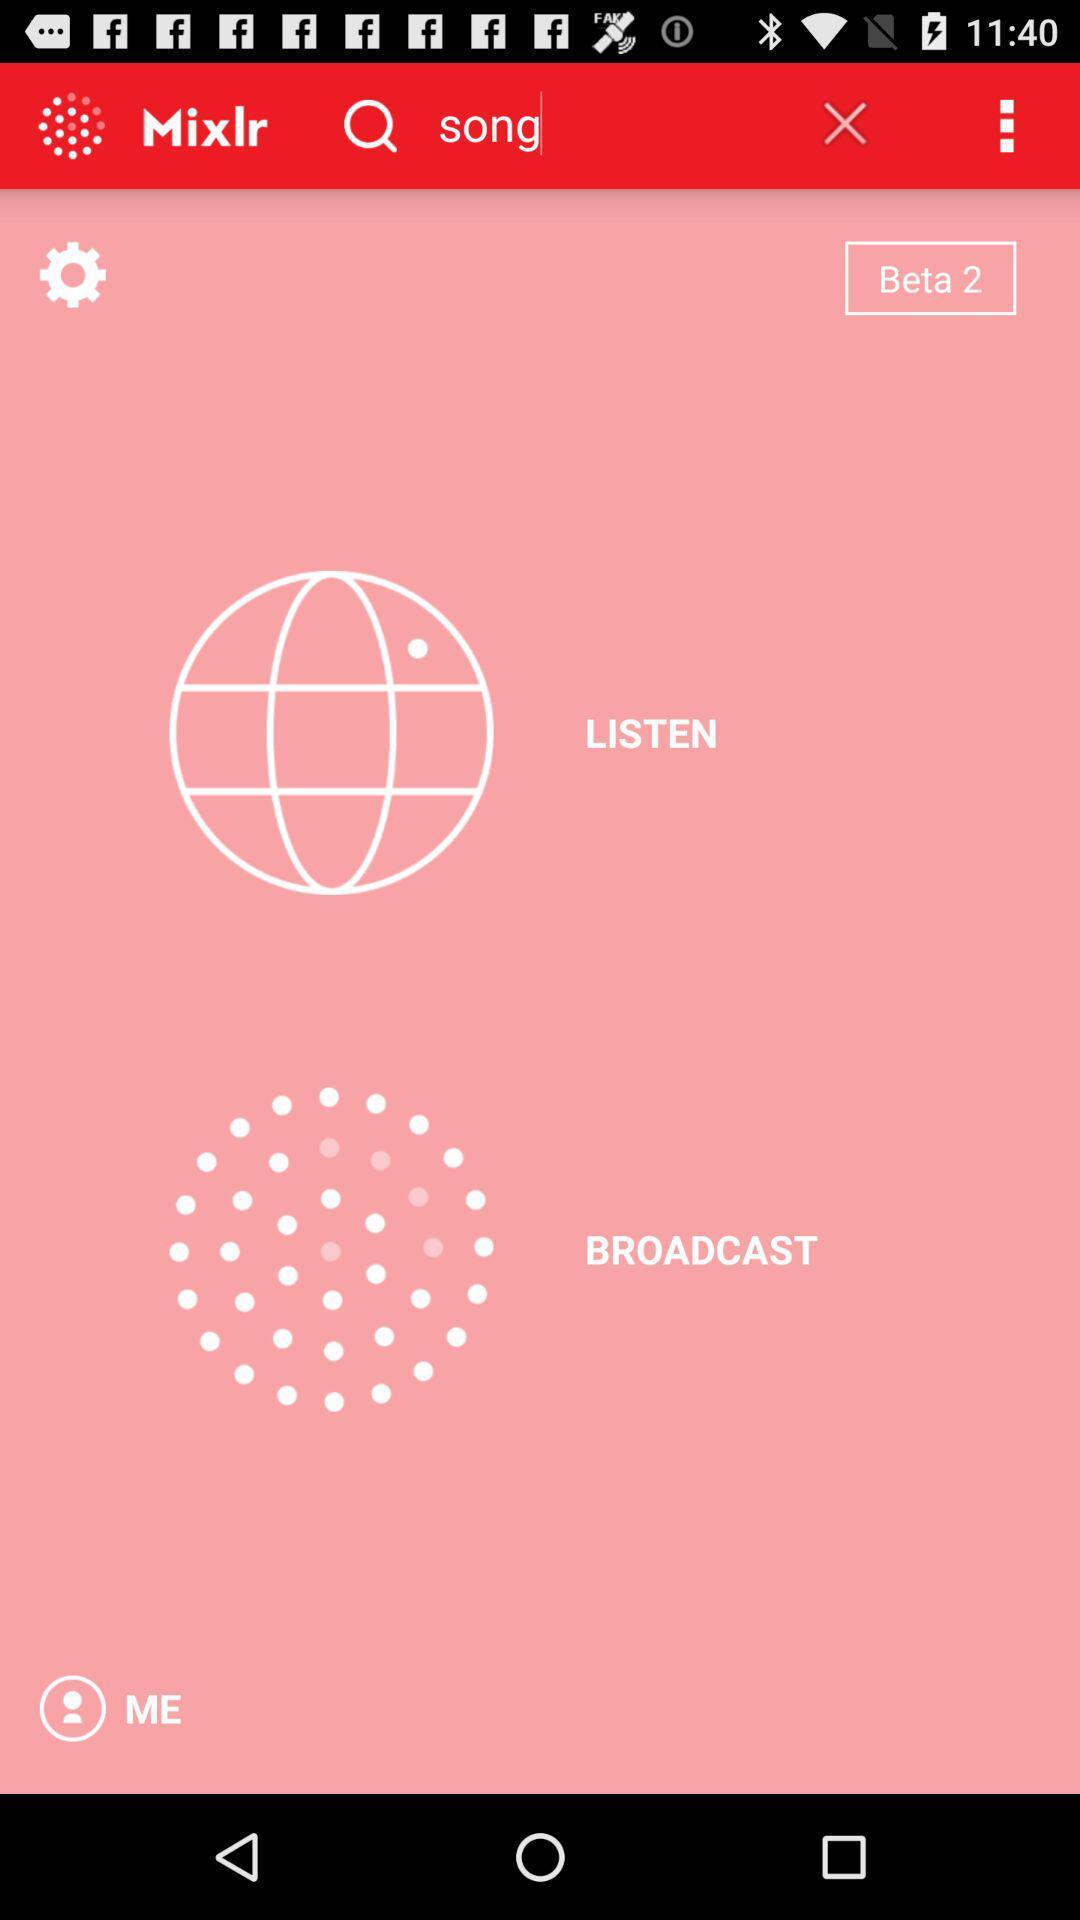  I want to click on the avatar icon, so click(71, 1828).